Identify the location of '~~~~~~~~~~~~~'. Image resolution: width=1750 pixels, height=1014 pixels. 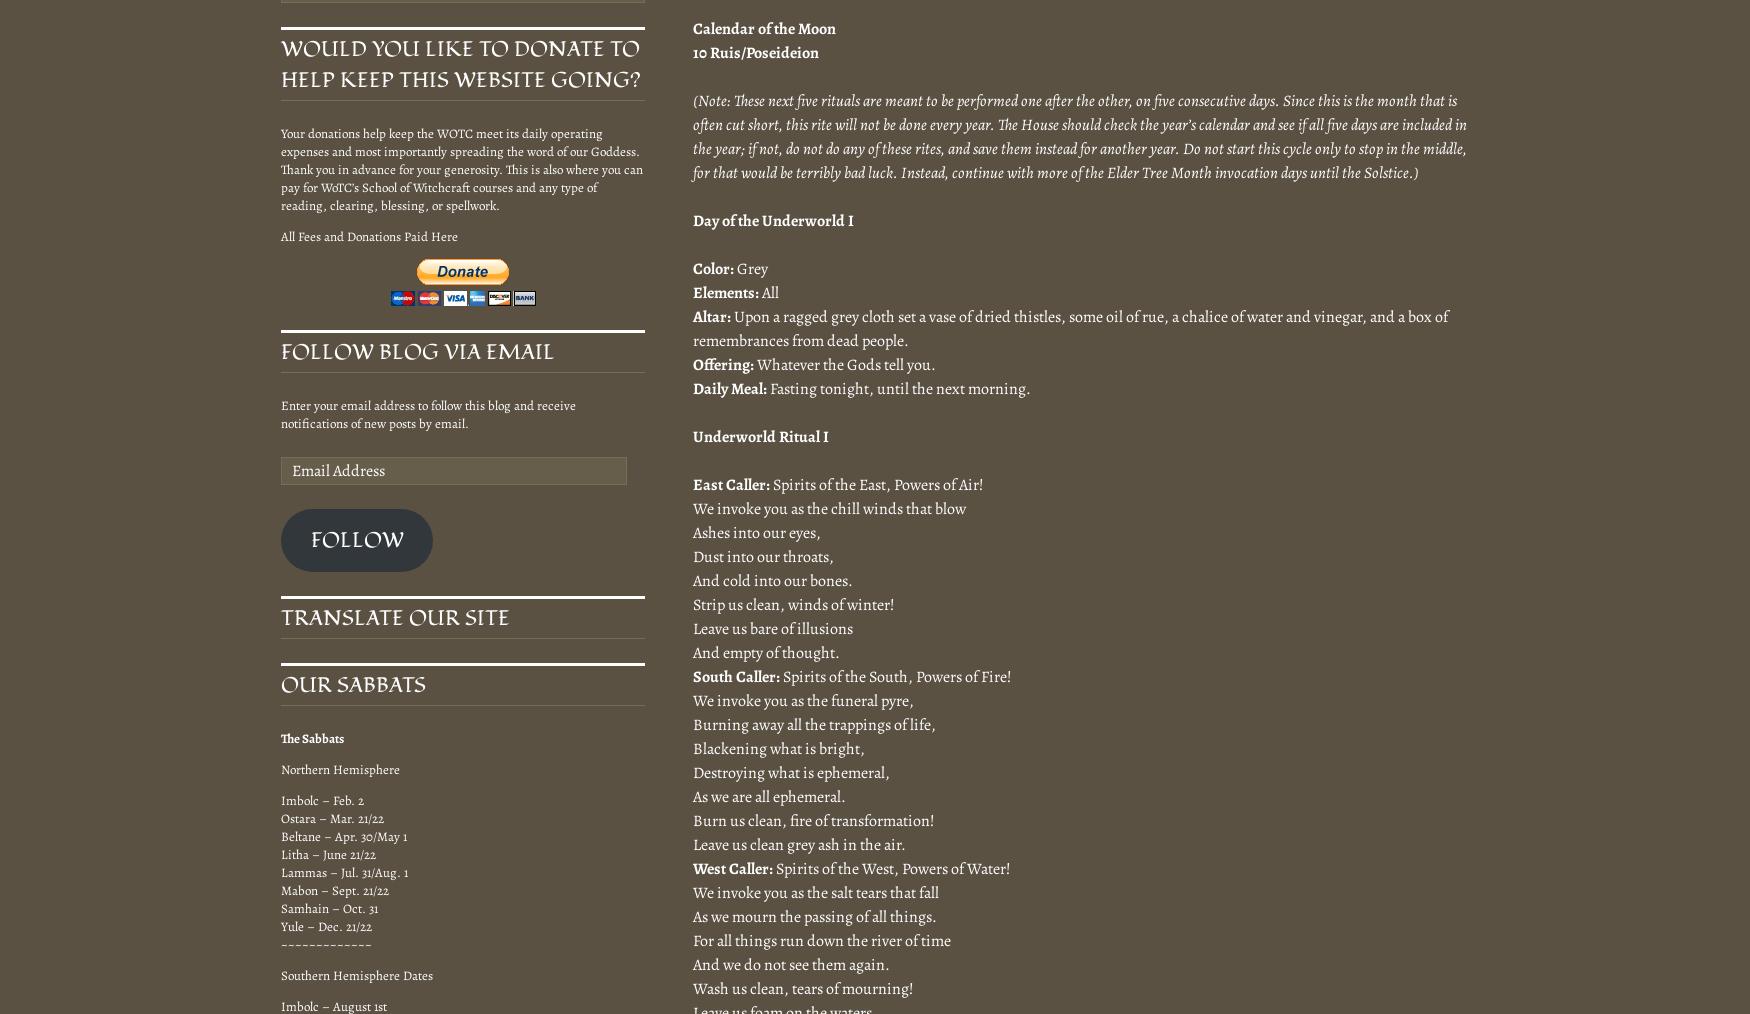
(326, 944).